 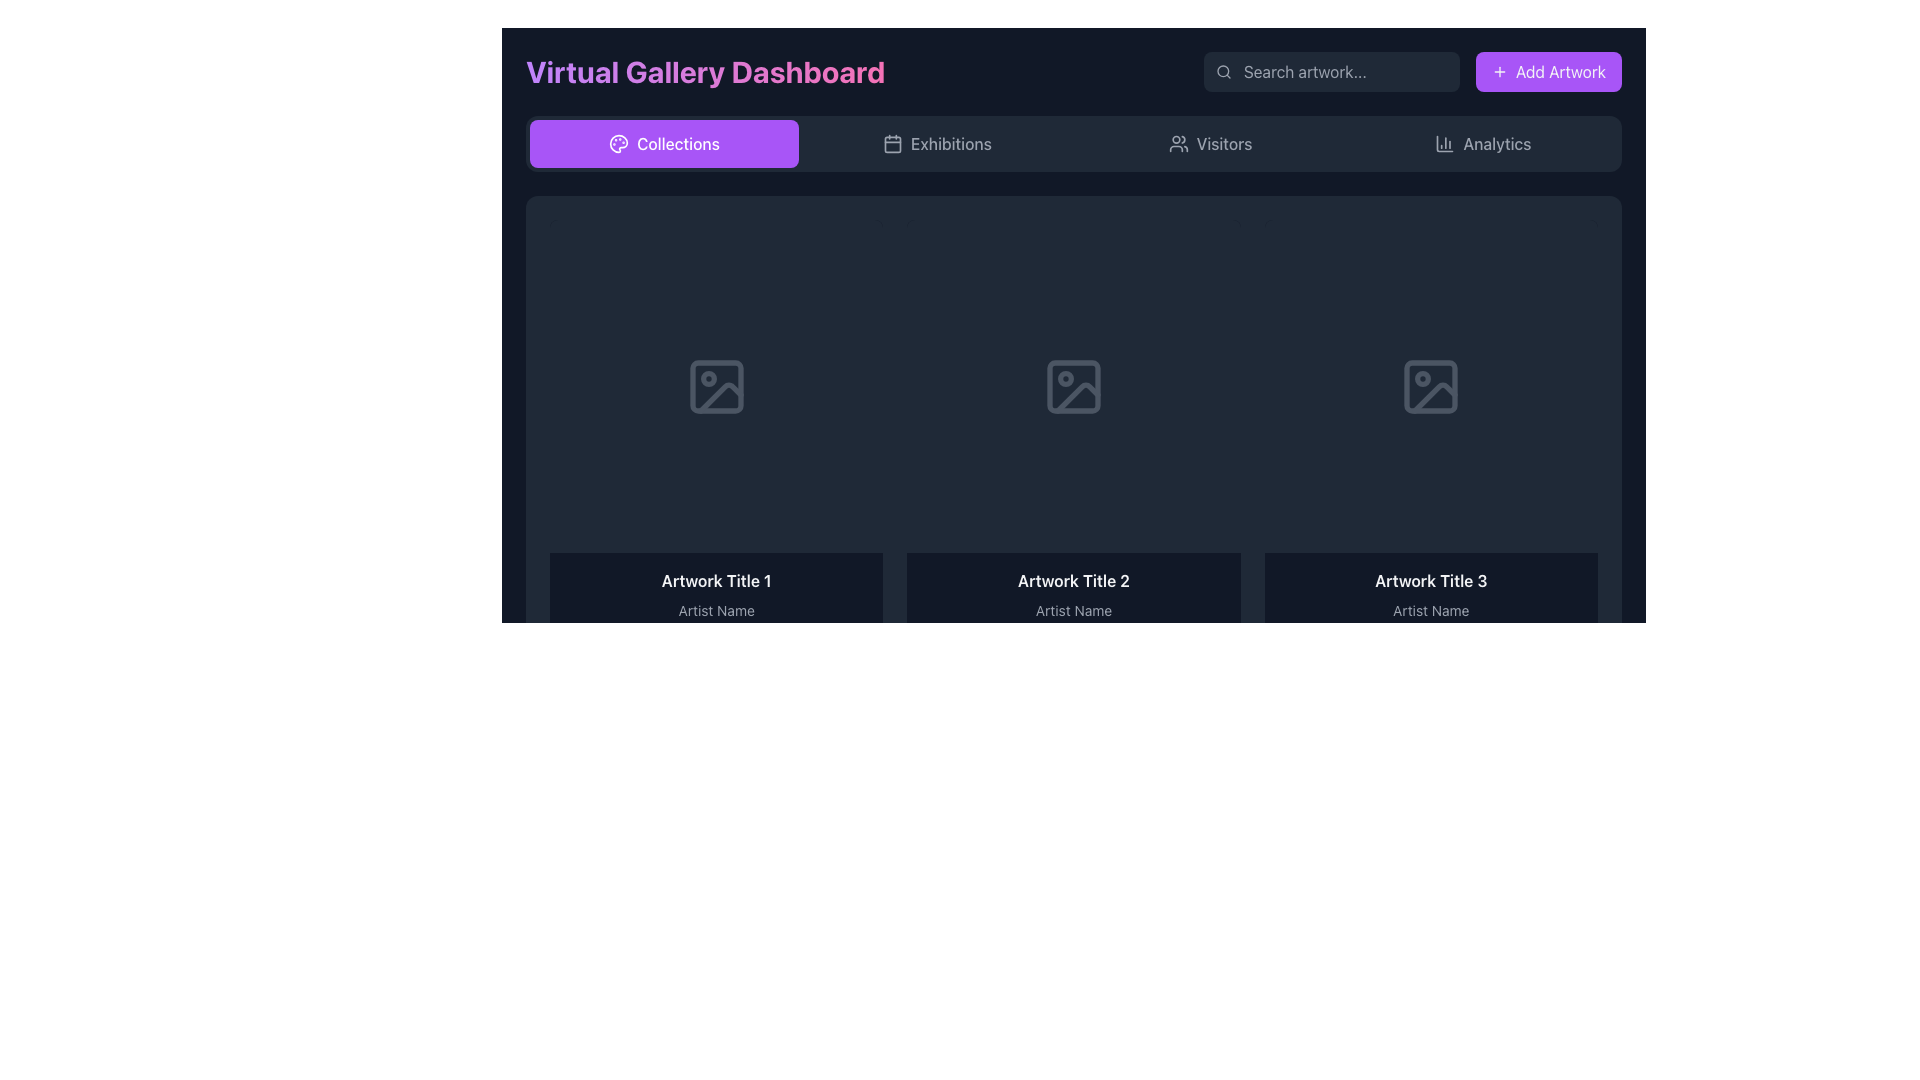 I want to click on the 'Analytics' text label in the navigation menu, which is styled in gray and positioned between the 'Visitors' option and the edge of the bar, so click(x=1497, y=142).